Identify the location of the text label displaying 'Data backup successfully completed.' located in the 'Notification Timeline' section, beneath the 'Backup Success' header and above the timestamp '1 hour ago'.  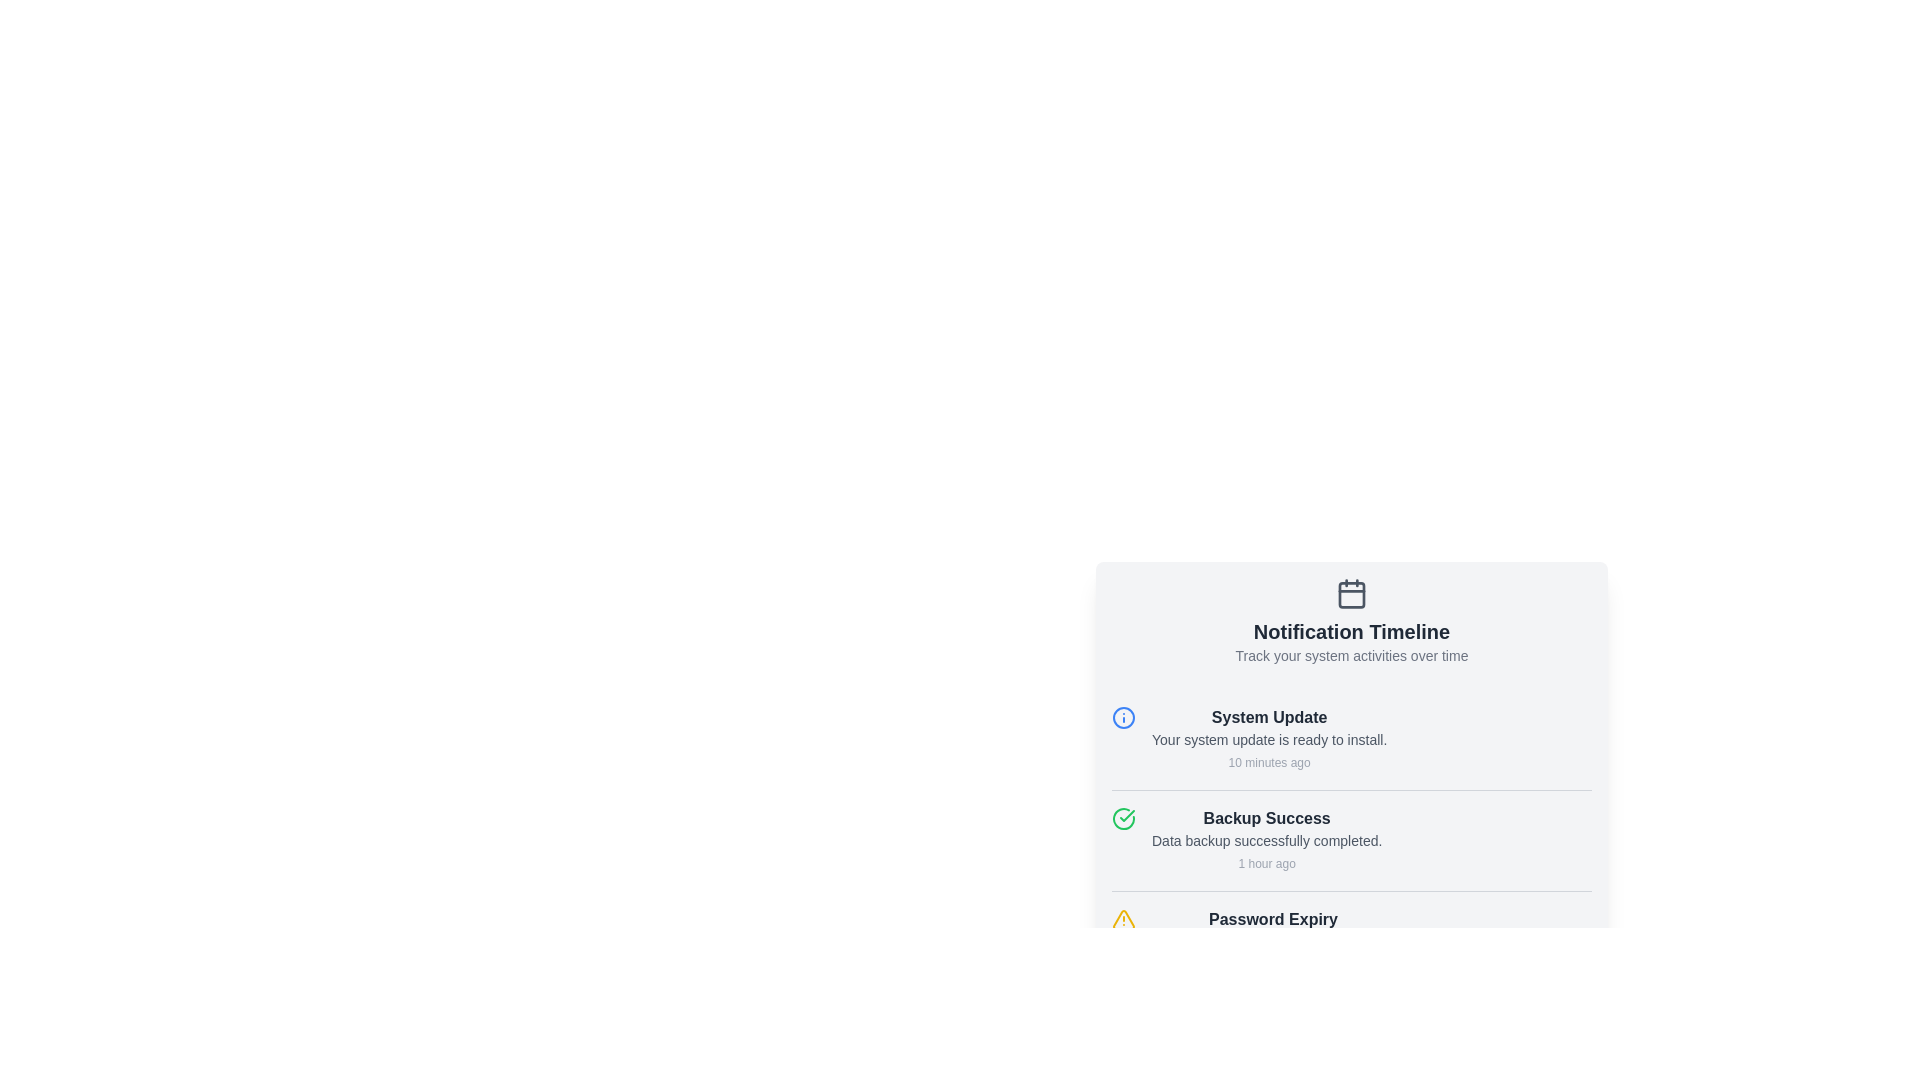
(1266, 840).